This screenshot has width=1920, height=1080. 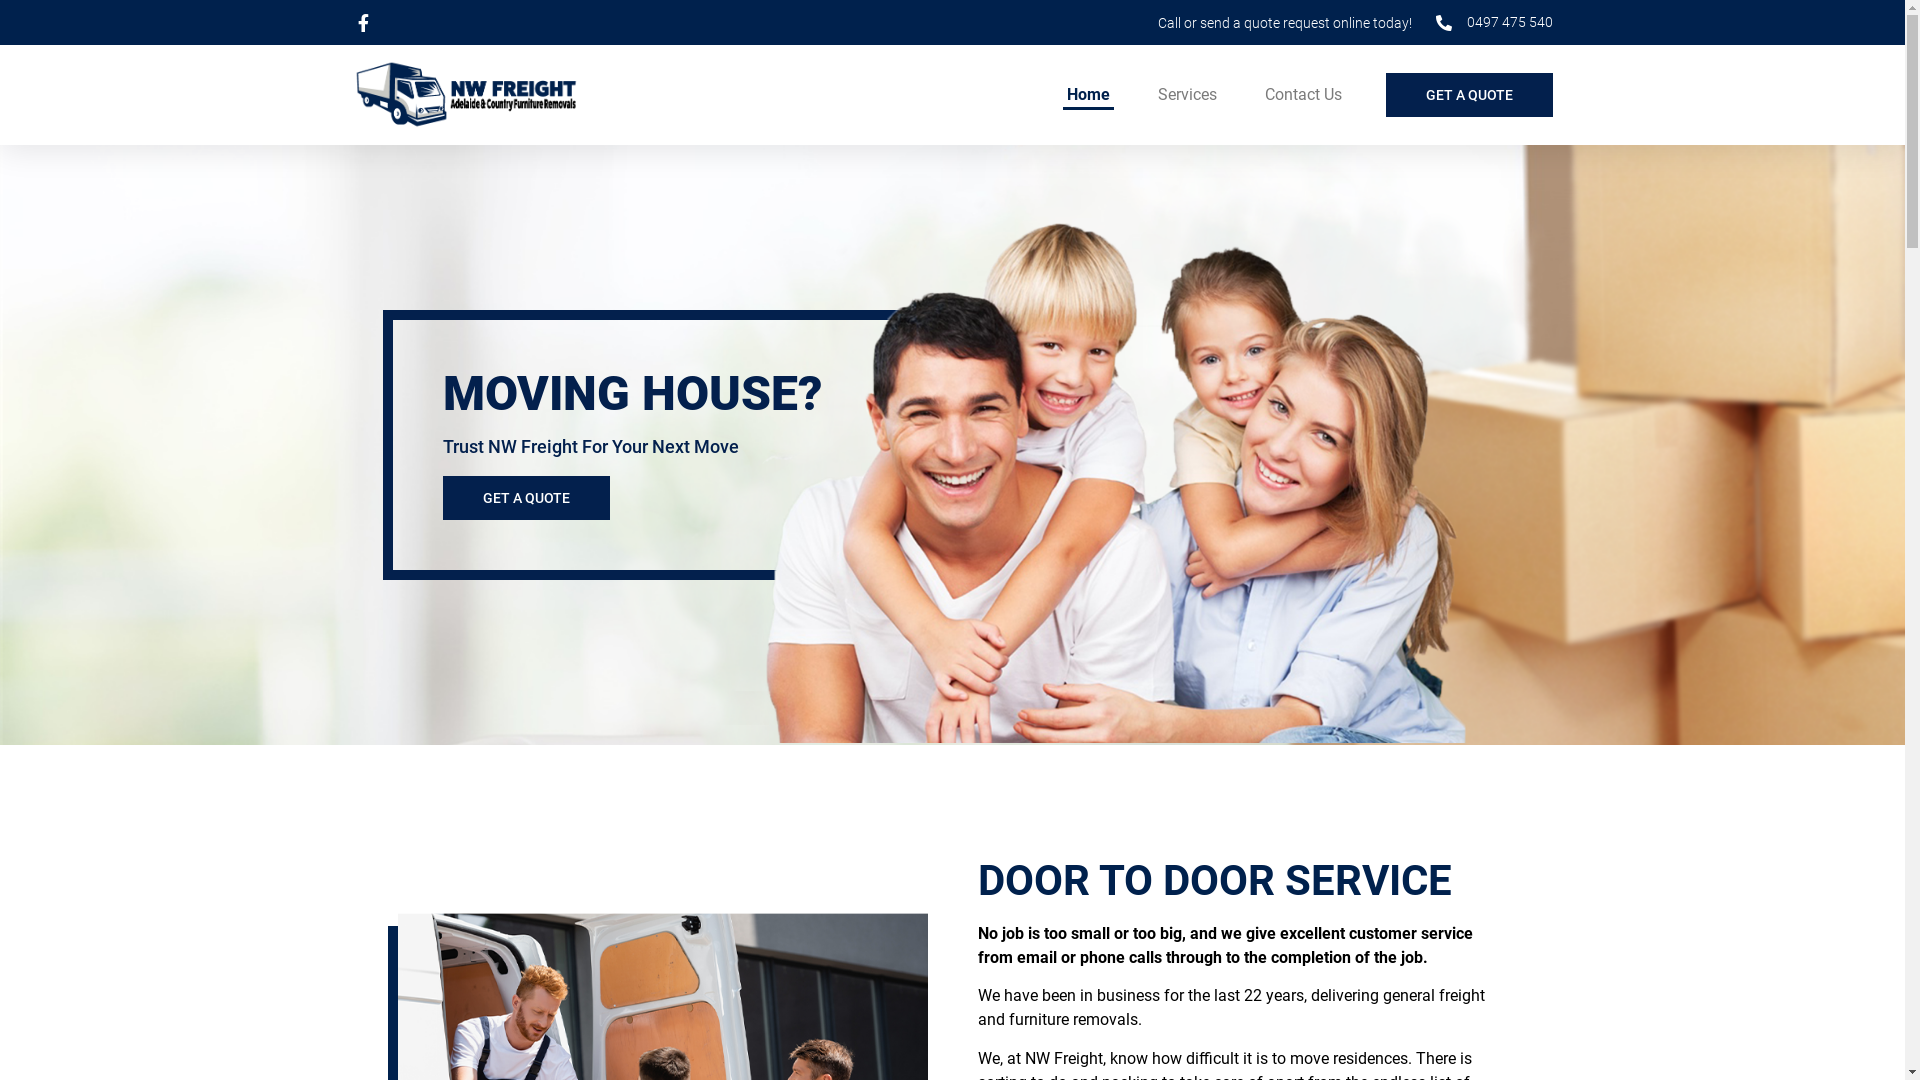 I want to click on 'Home', so click(x=1086, y=95).